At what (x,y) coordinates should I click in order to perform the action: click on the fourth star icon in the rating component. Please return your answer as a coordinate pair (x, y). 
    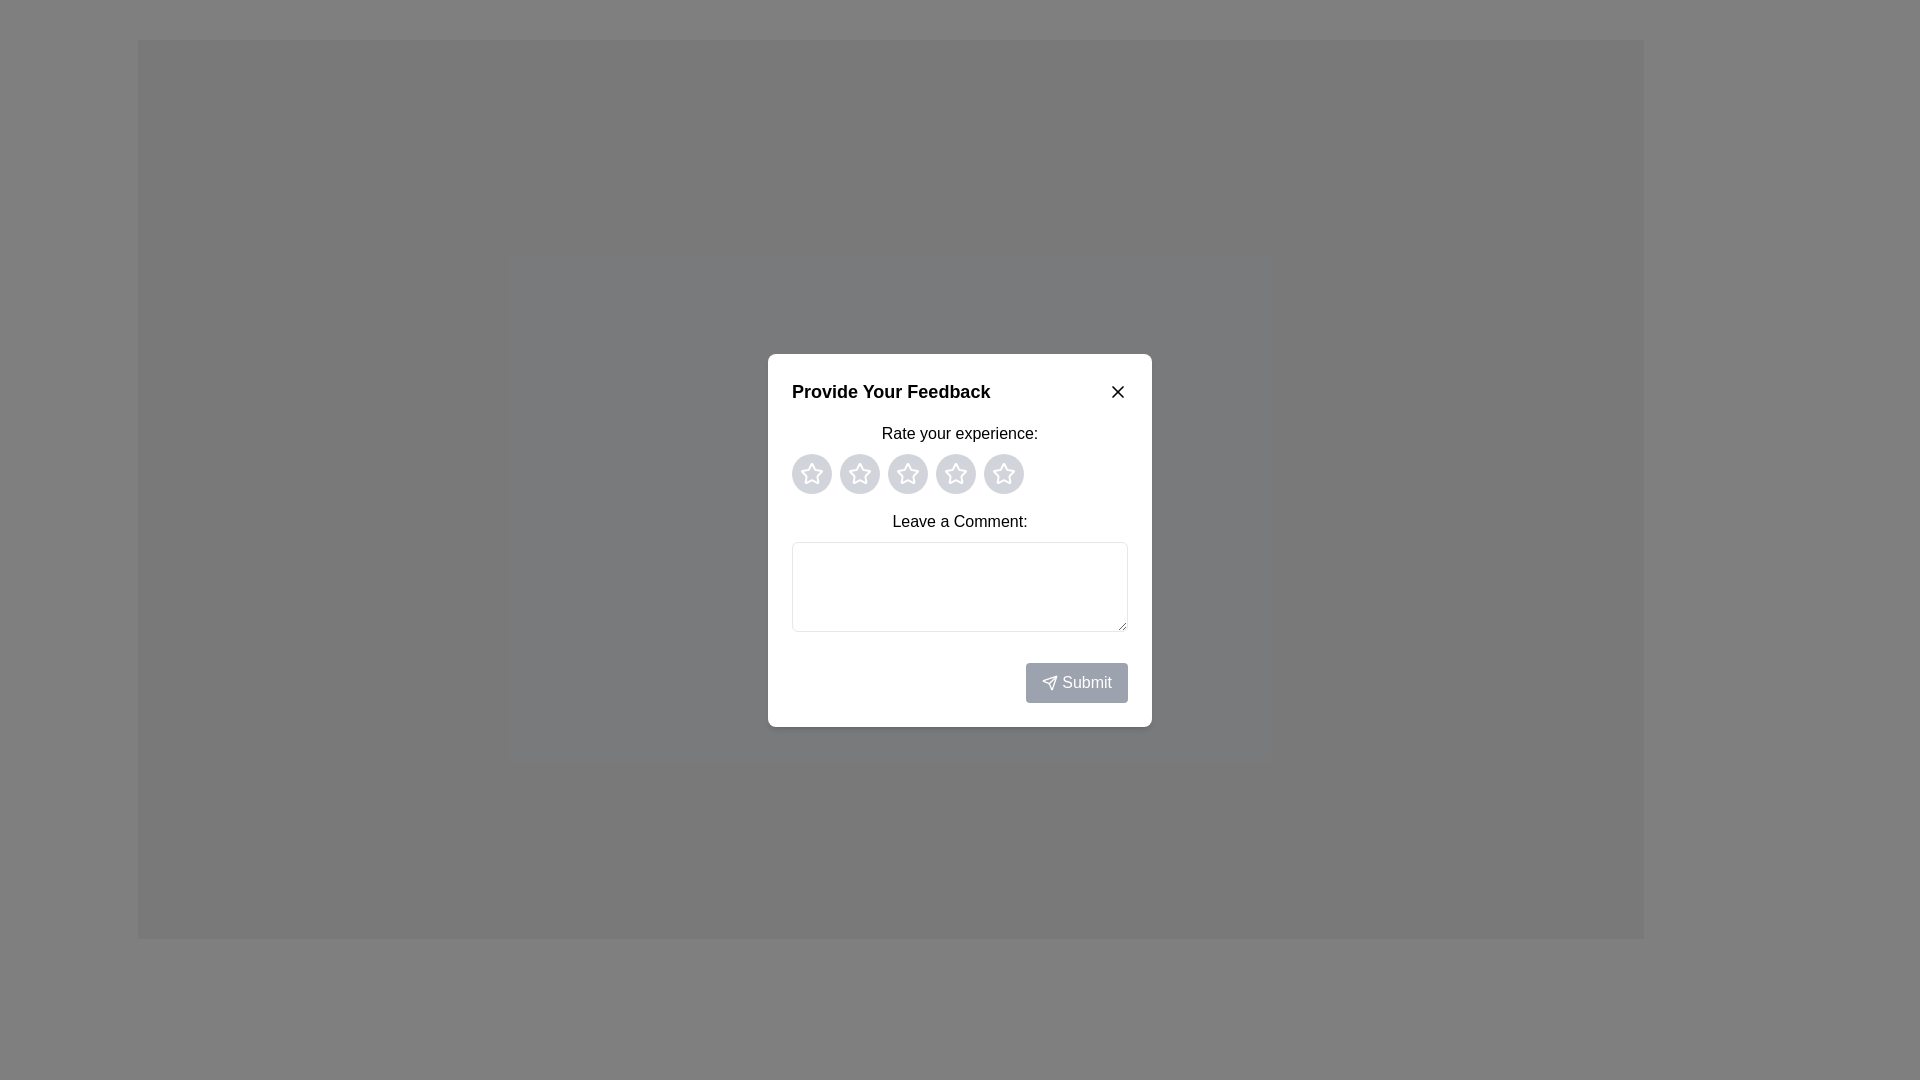
    Looking at the image, I should click on (1003, 473).